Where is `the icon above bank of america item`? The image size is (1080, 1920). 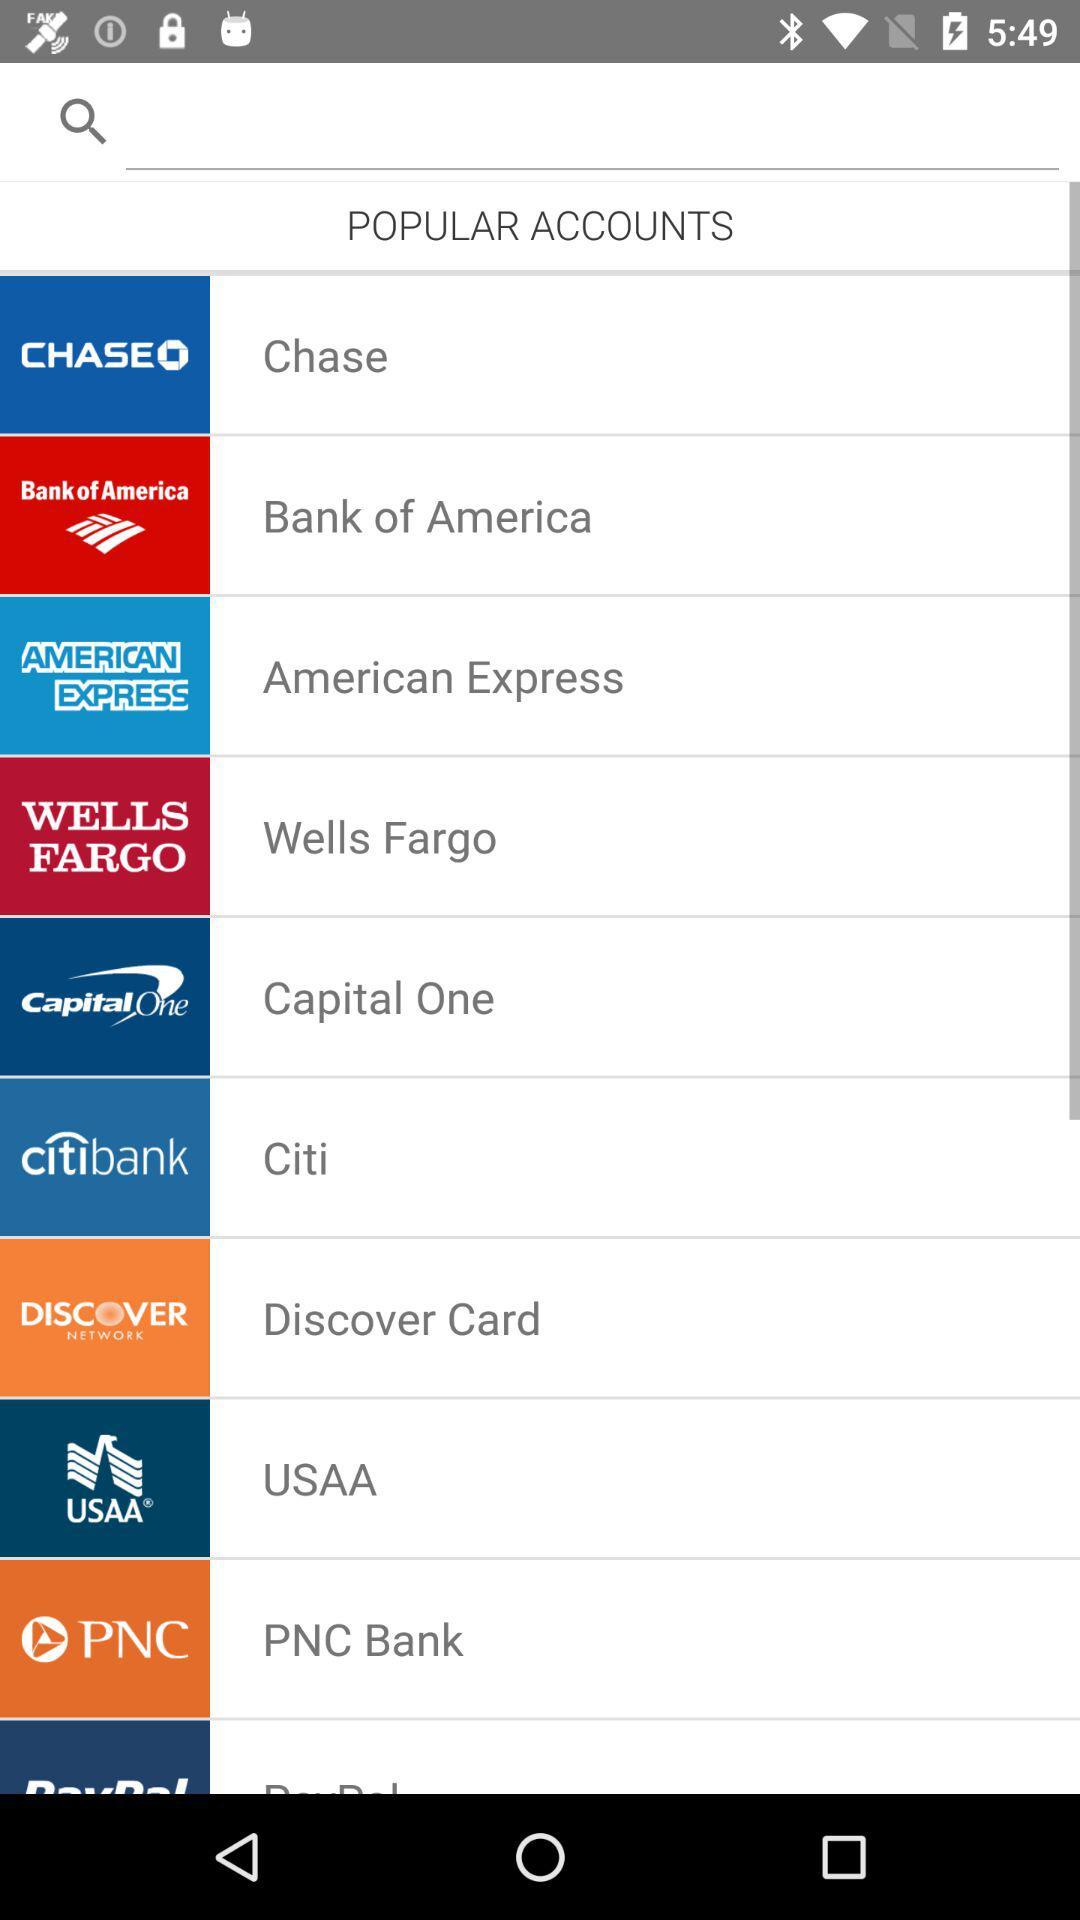
the icon above bank of america item is located at coordinates (324, 354).